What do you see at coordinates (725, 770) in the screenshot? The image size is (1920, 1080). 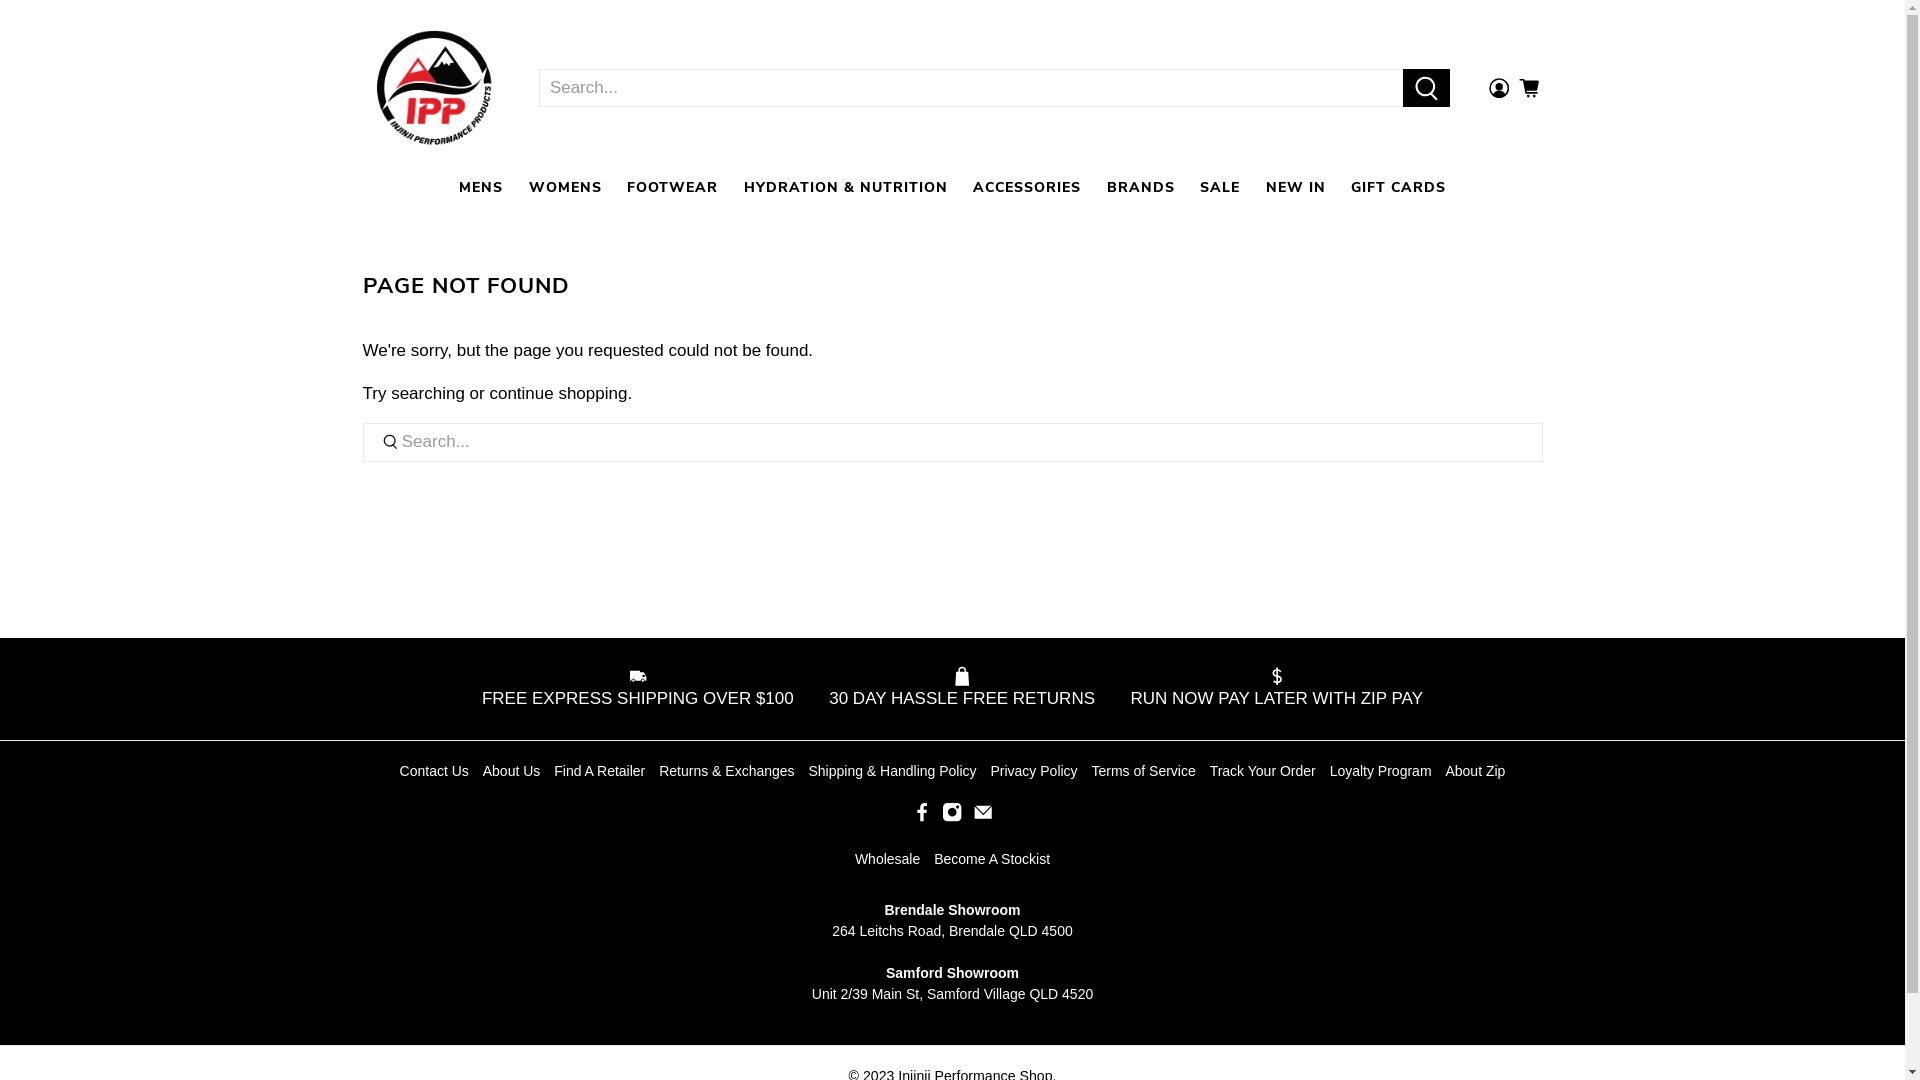 I see `'Returns & Exchanges'` at bounding box center [725, 770].